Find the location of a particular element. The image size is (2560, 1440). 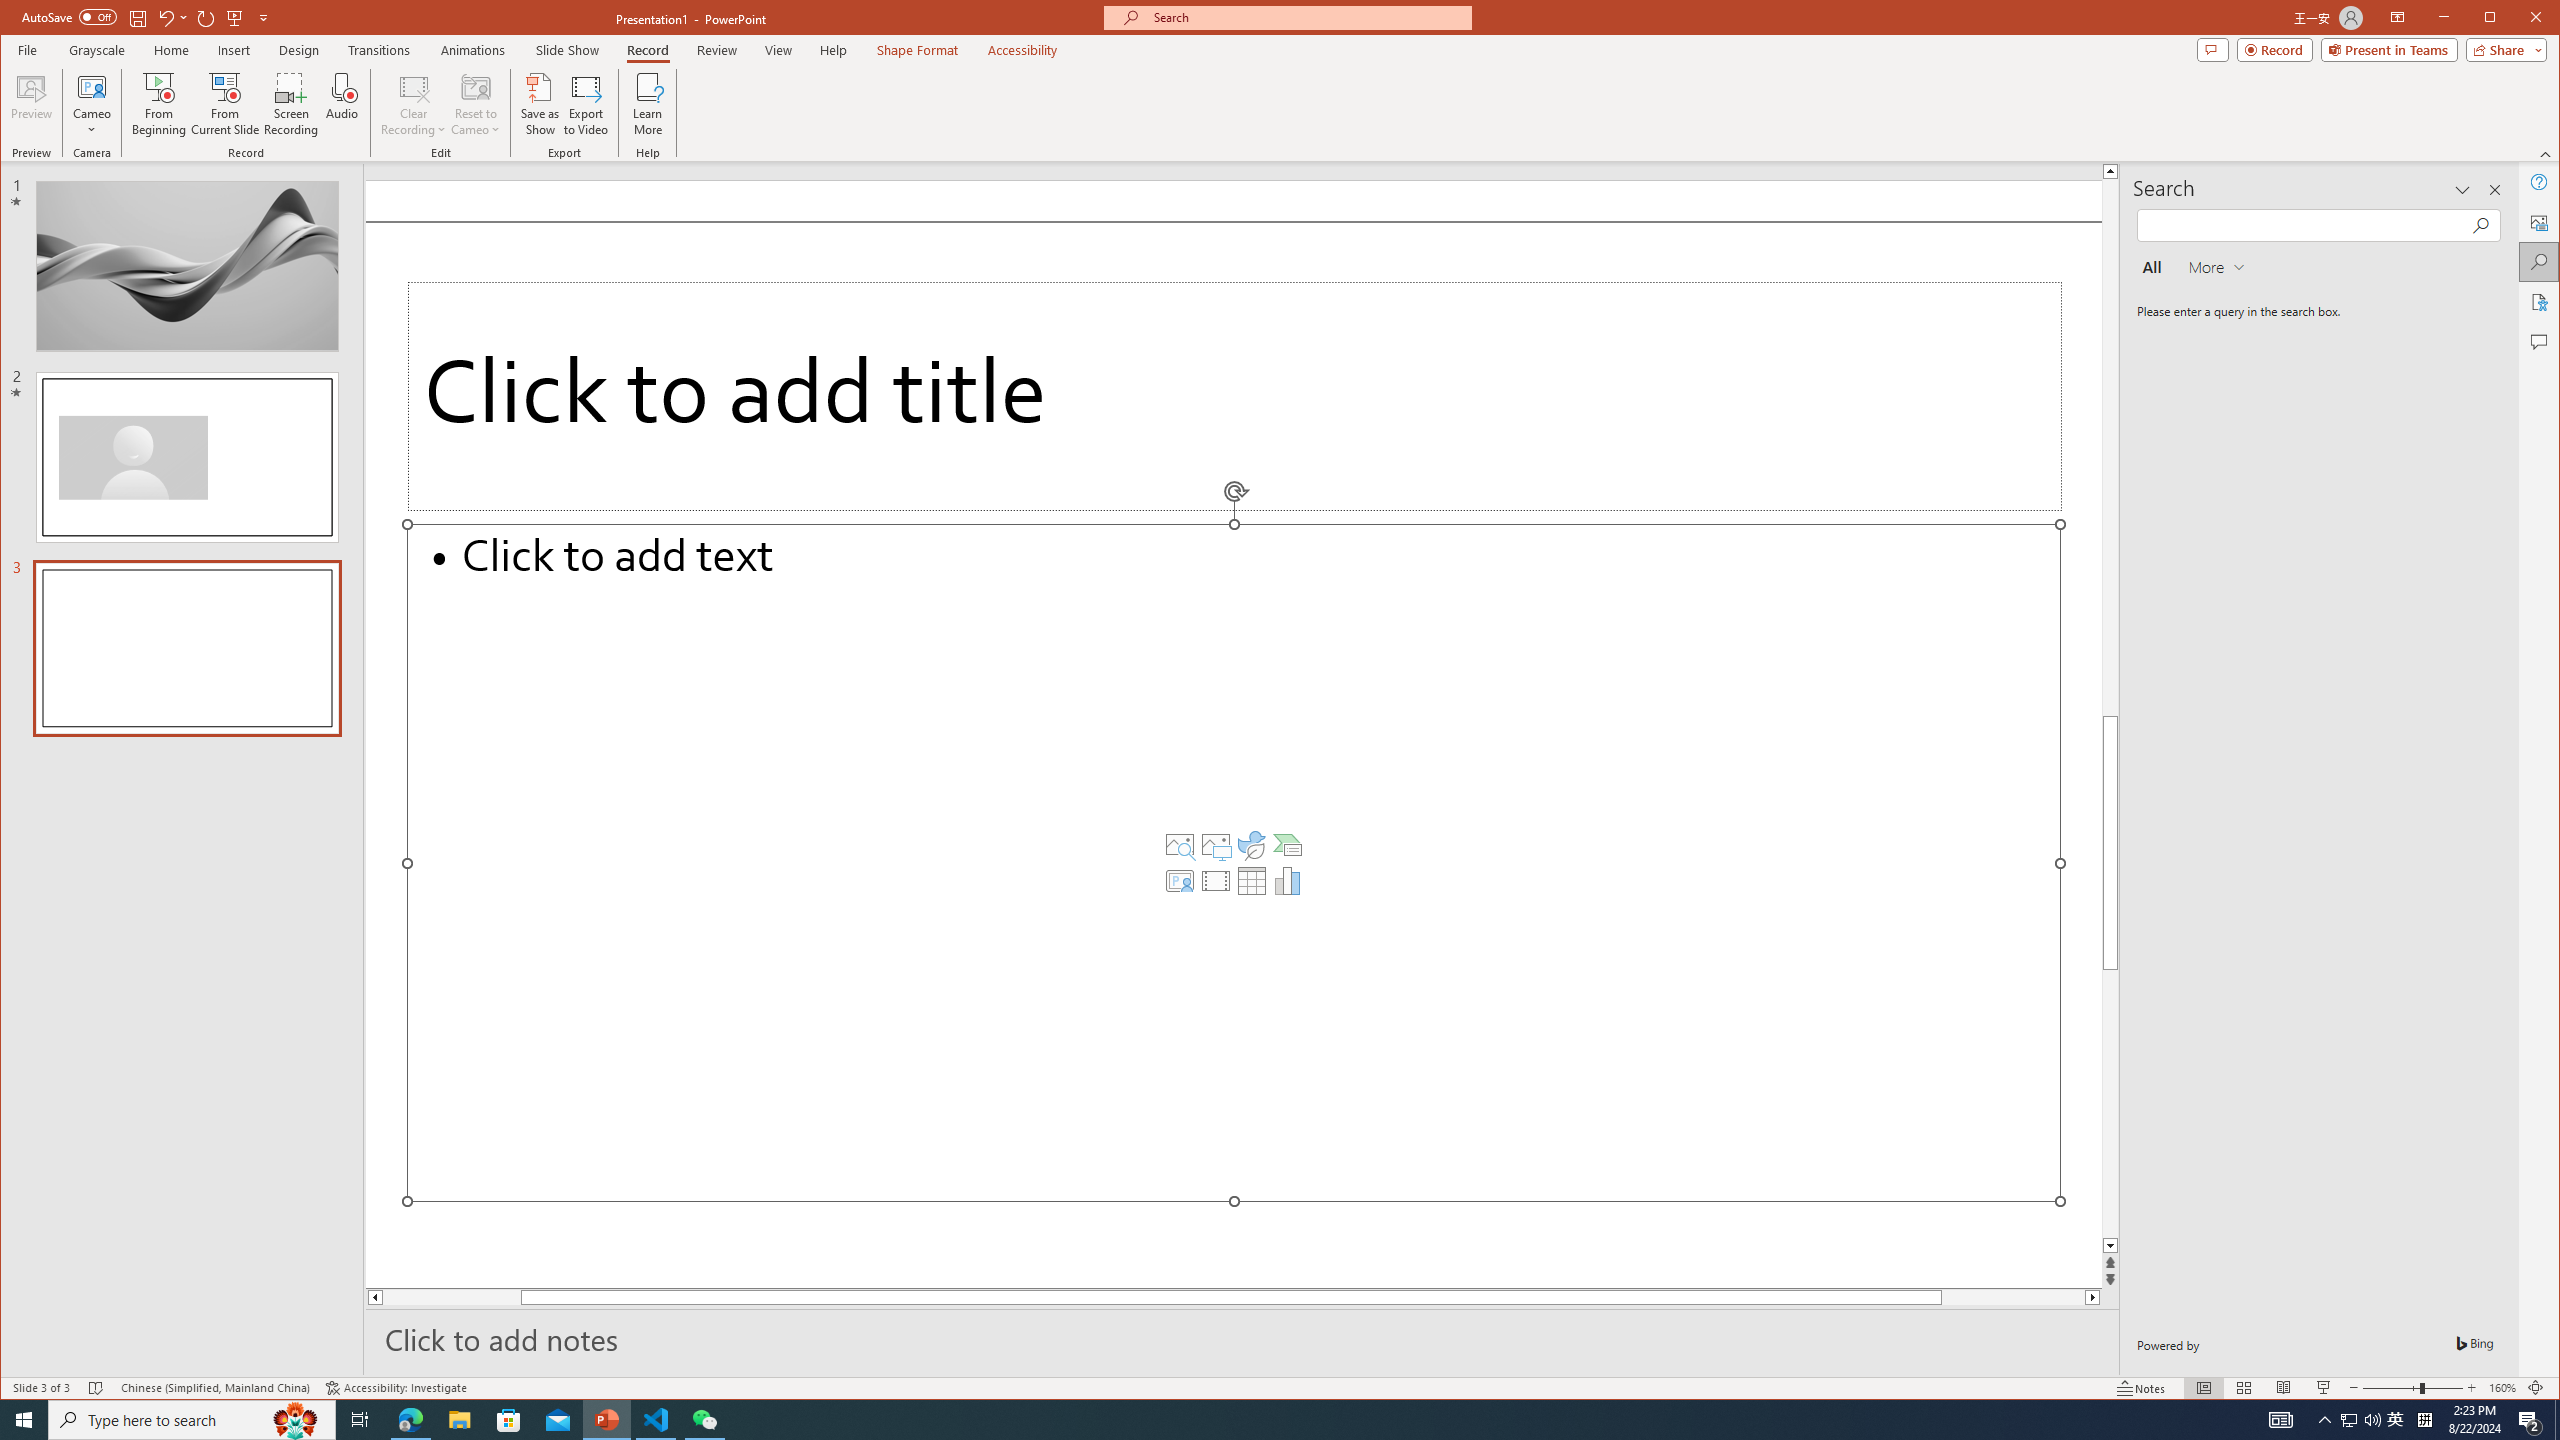

'Clear Recording' is located at coordinates (412, 103).